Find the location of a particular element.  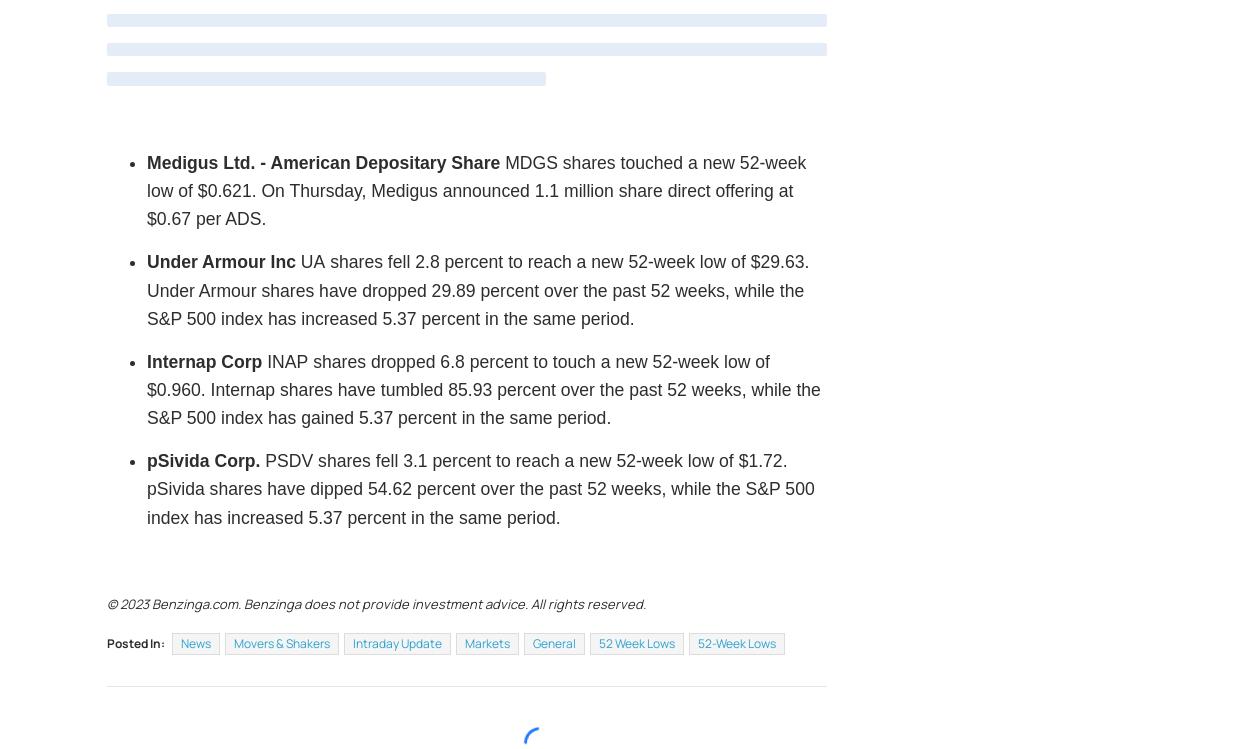

'shares touched a new 52-week low of $0.621. On Thursday, Medigus announced 1.1 million share direct offering at $0.67 per ADS.' is located at coordinates (475, 189).